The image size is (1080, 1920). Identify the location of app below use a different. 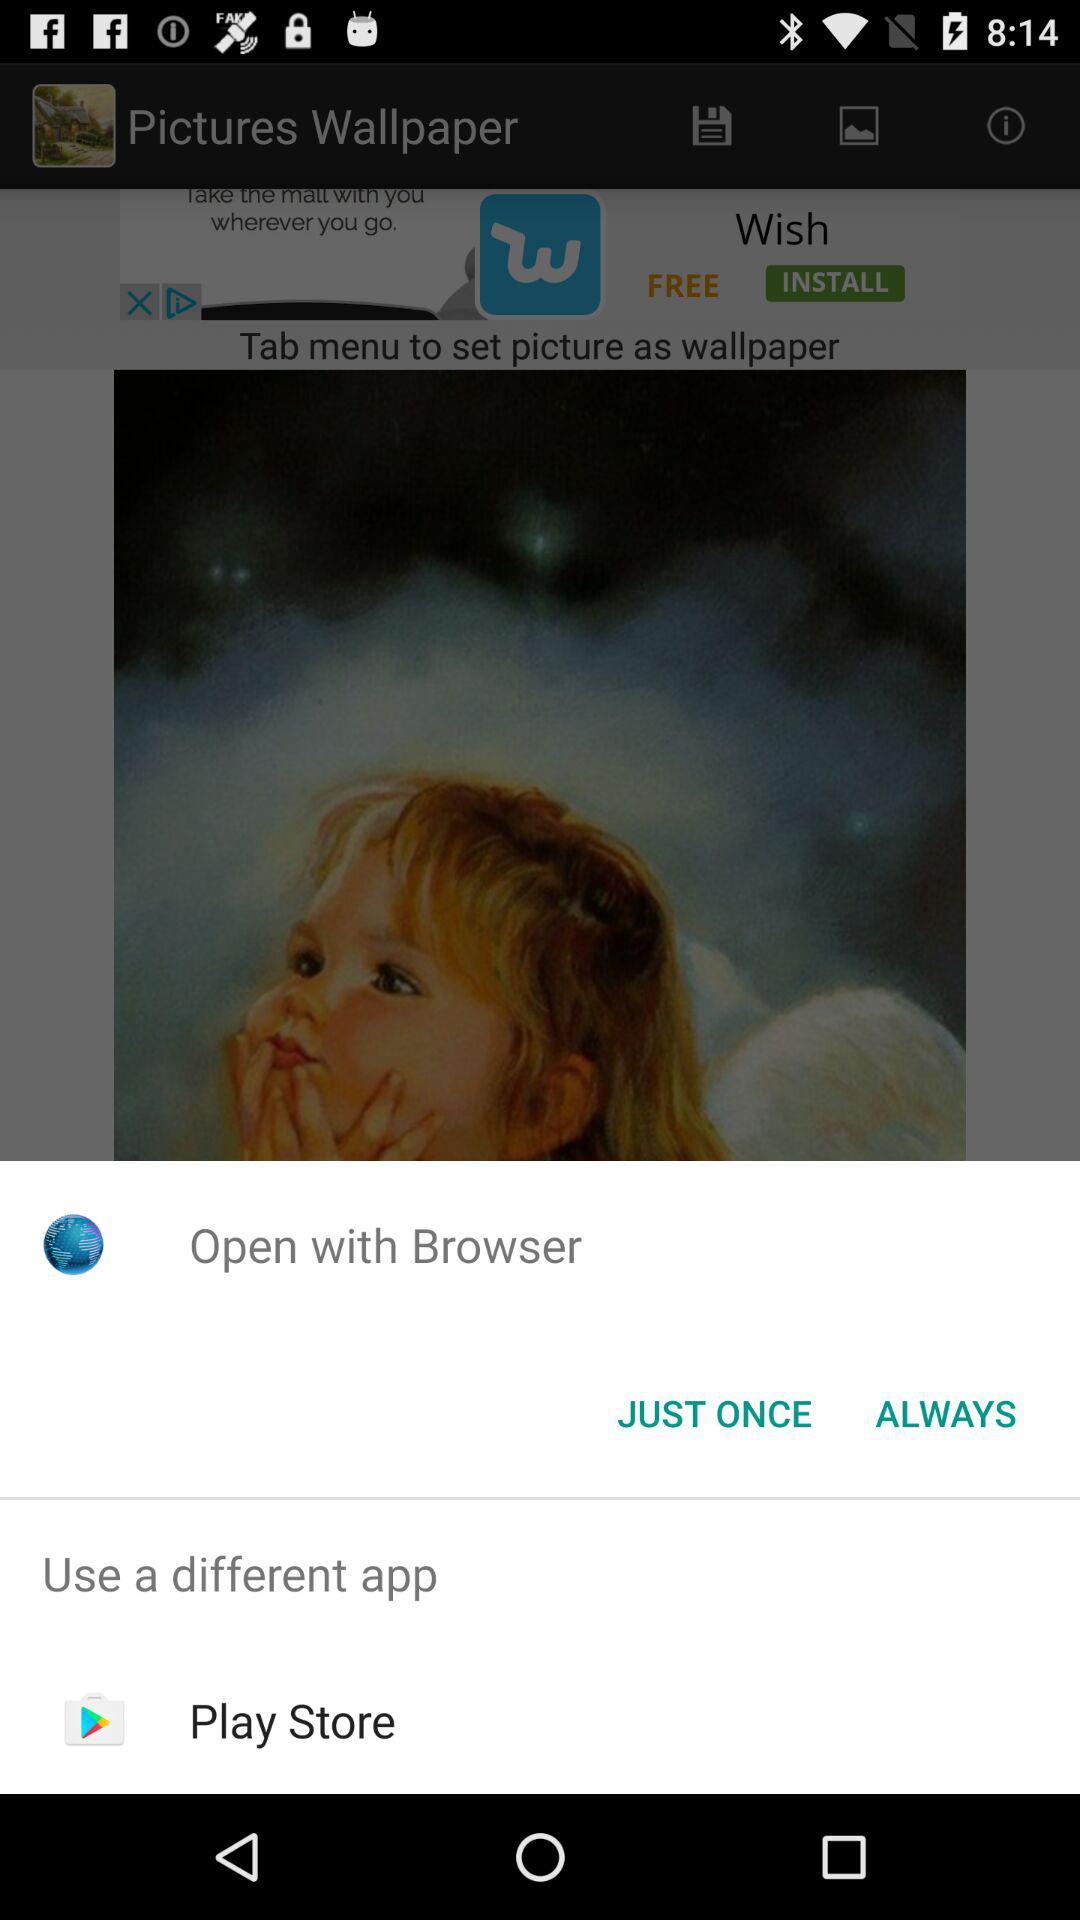
(292, 1719).